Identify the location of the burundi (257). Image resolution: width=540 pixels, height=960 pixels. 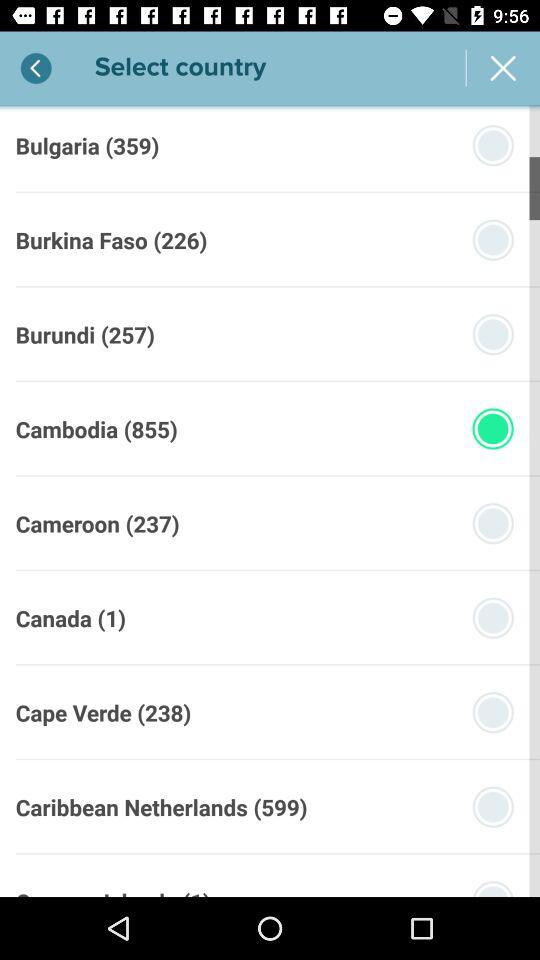
(84, 334).